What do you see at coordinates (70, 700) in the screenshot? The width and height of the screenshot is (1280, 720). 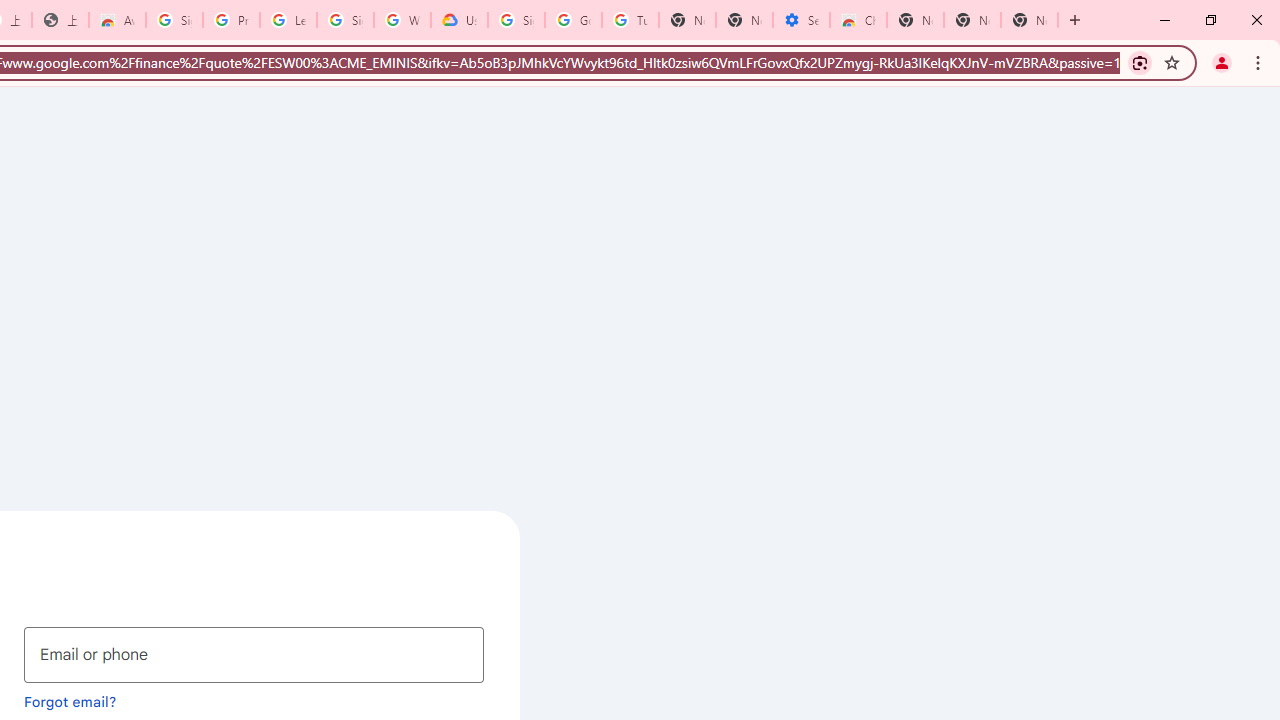 I see `'Forgot email?'` at bounding box center [70, 700].